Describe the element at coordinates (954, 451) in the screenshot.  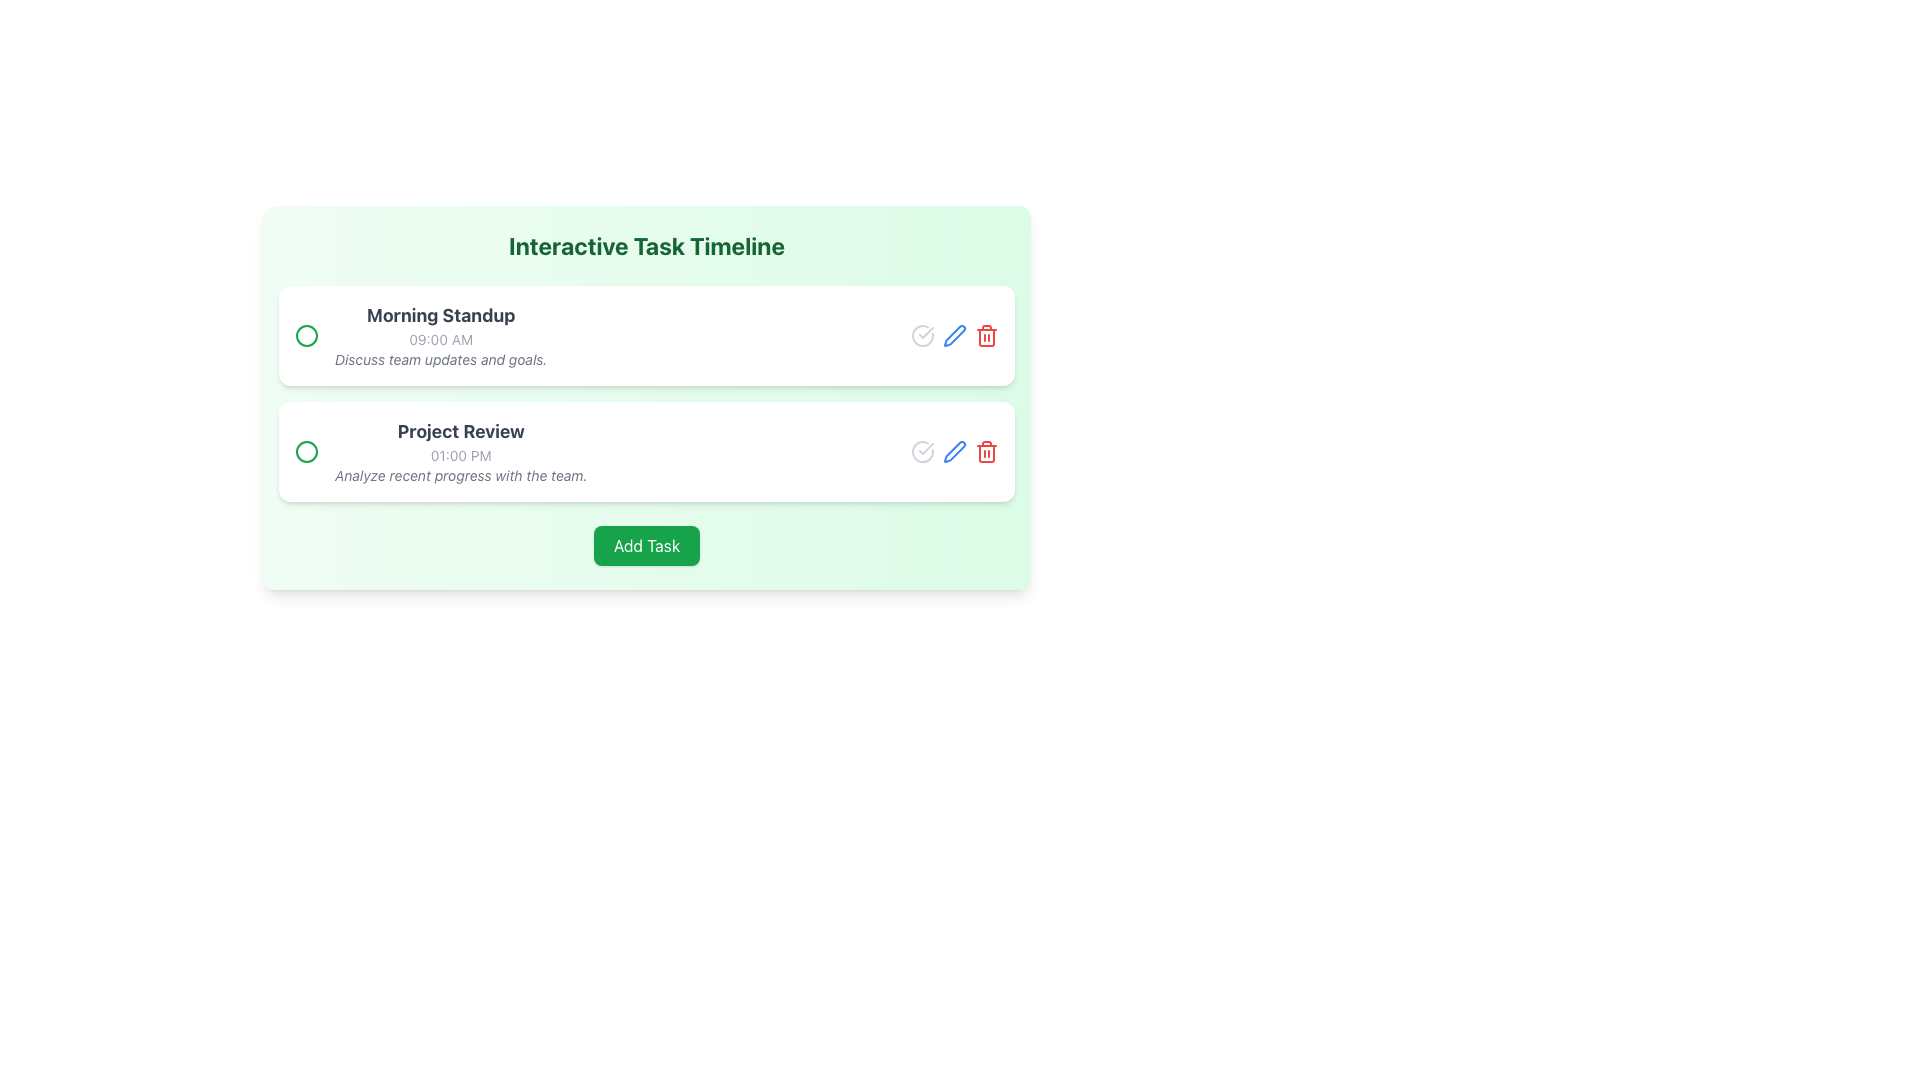
I see `the blue pen-shaped icon resembling an edit tool located in the horizontal row of actions for the 'Project Review' task` at that location.